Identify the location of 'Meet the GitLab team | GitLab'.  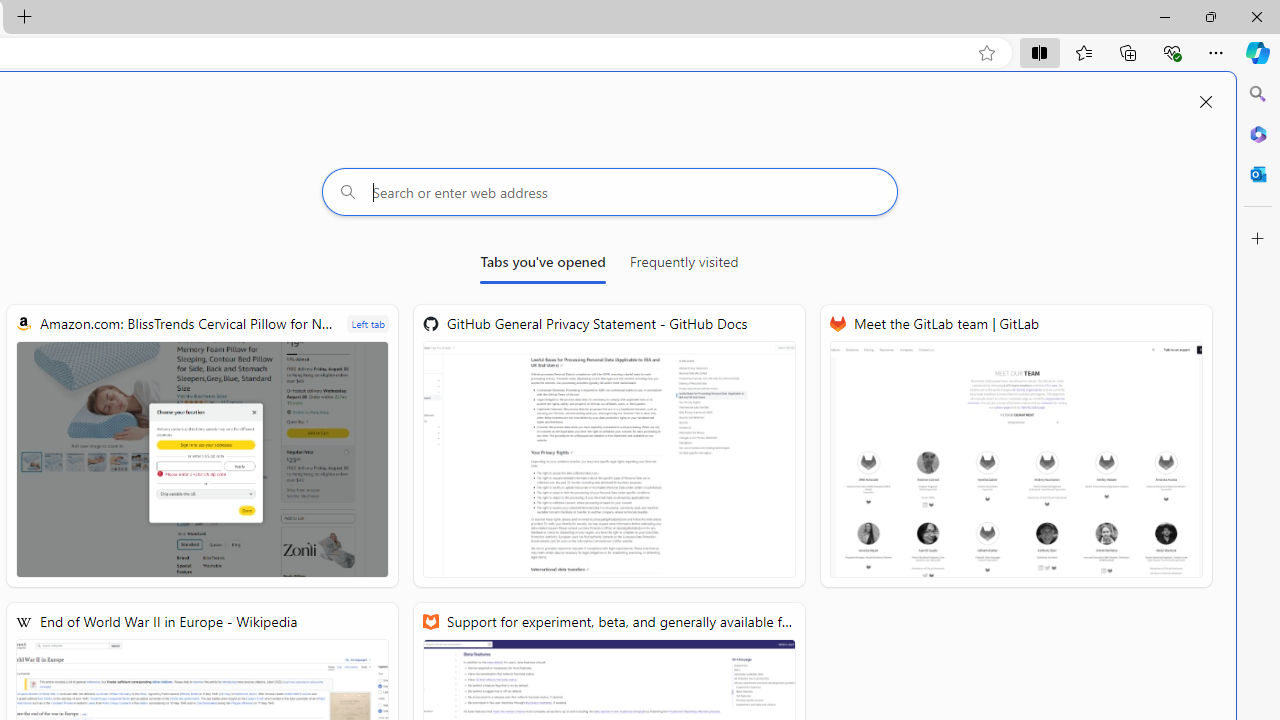
(1016, 445).